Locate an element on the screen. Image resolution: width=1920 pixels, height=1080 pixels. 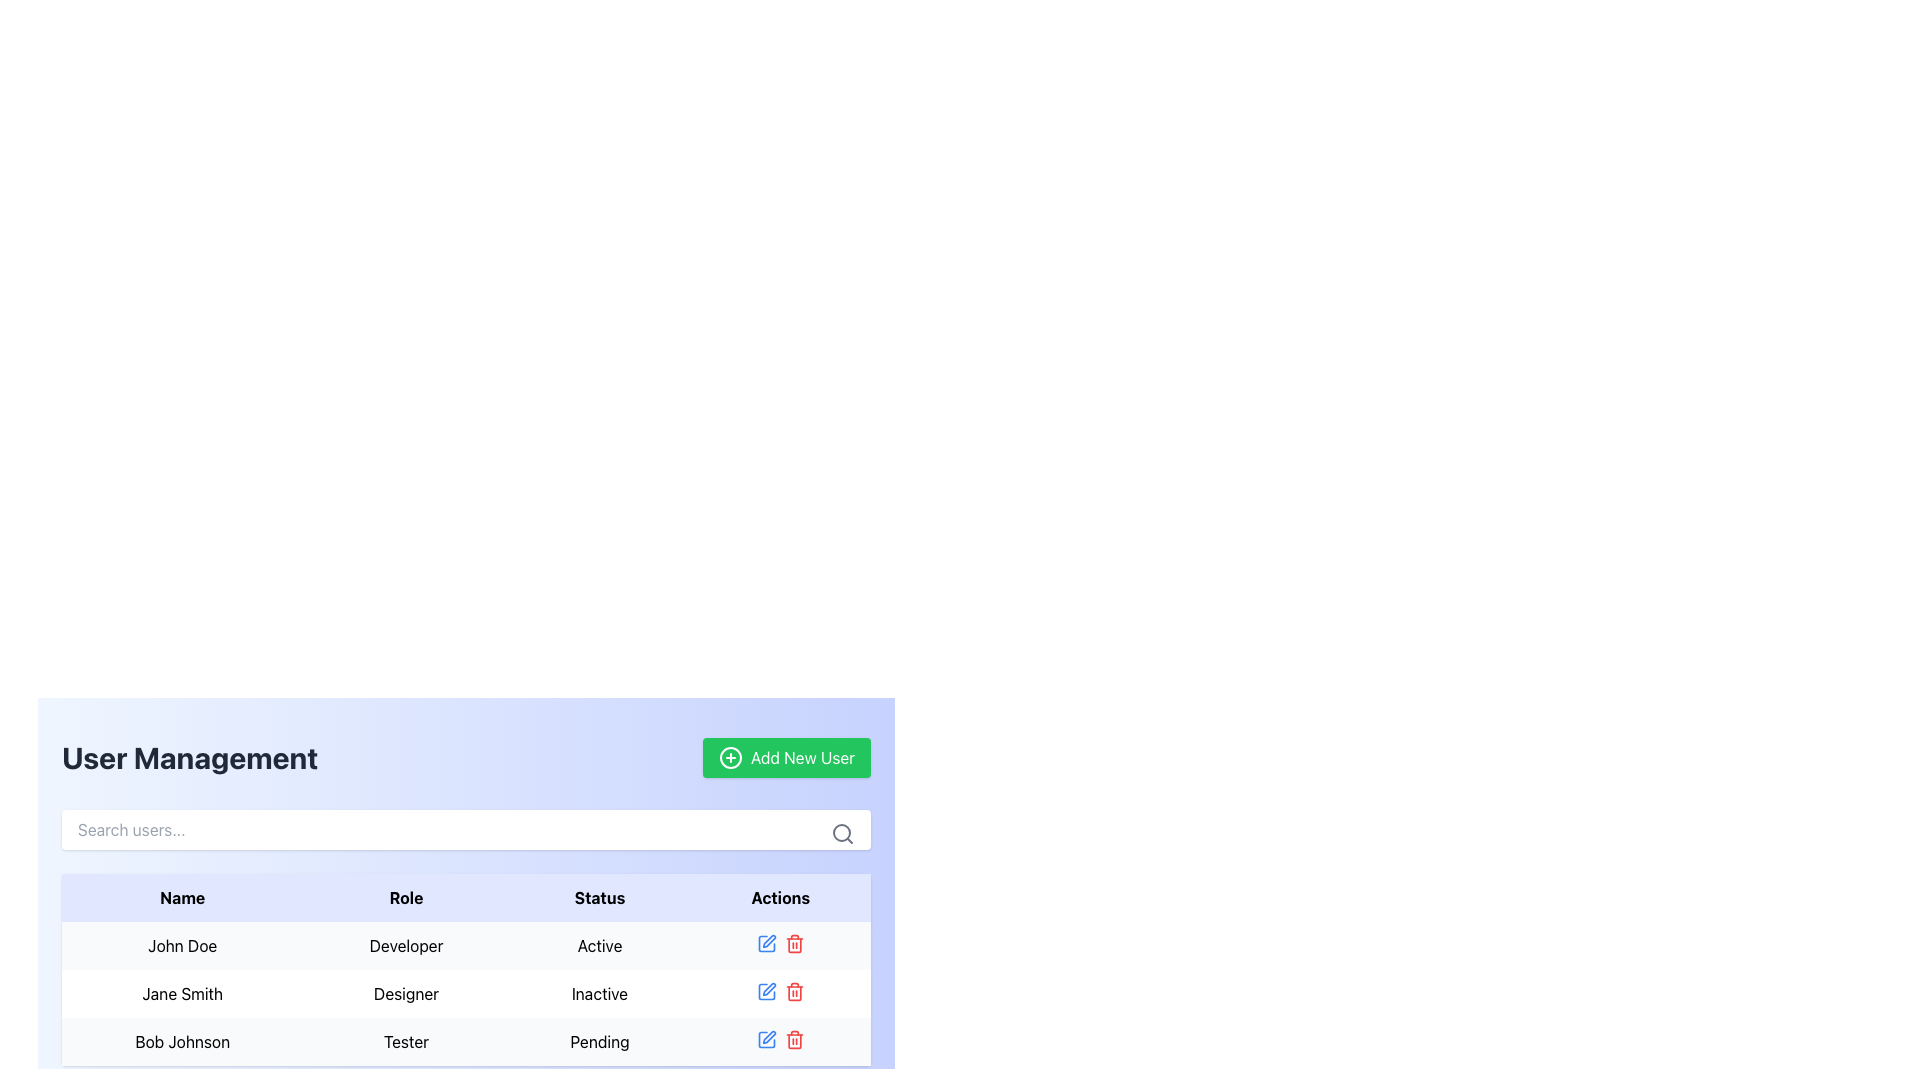
the 'Pending' static text label in the third row of the 'Status' column, which is under the user 'Bob Johnson' is located at coordinates (599, 1040).